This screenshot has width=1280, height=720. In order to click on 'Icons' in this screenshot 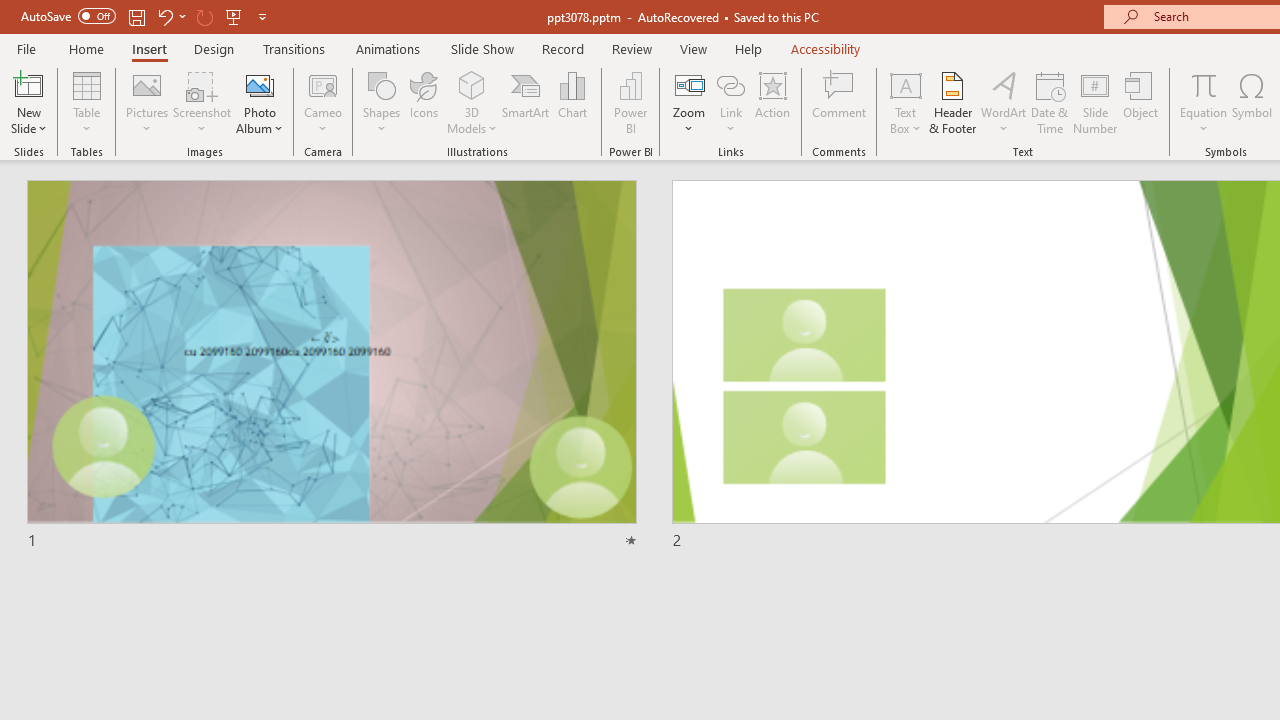, I will do `click(423, 103)`.